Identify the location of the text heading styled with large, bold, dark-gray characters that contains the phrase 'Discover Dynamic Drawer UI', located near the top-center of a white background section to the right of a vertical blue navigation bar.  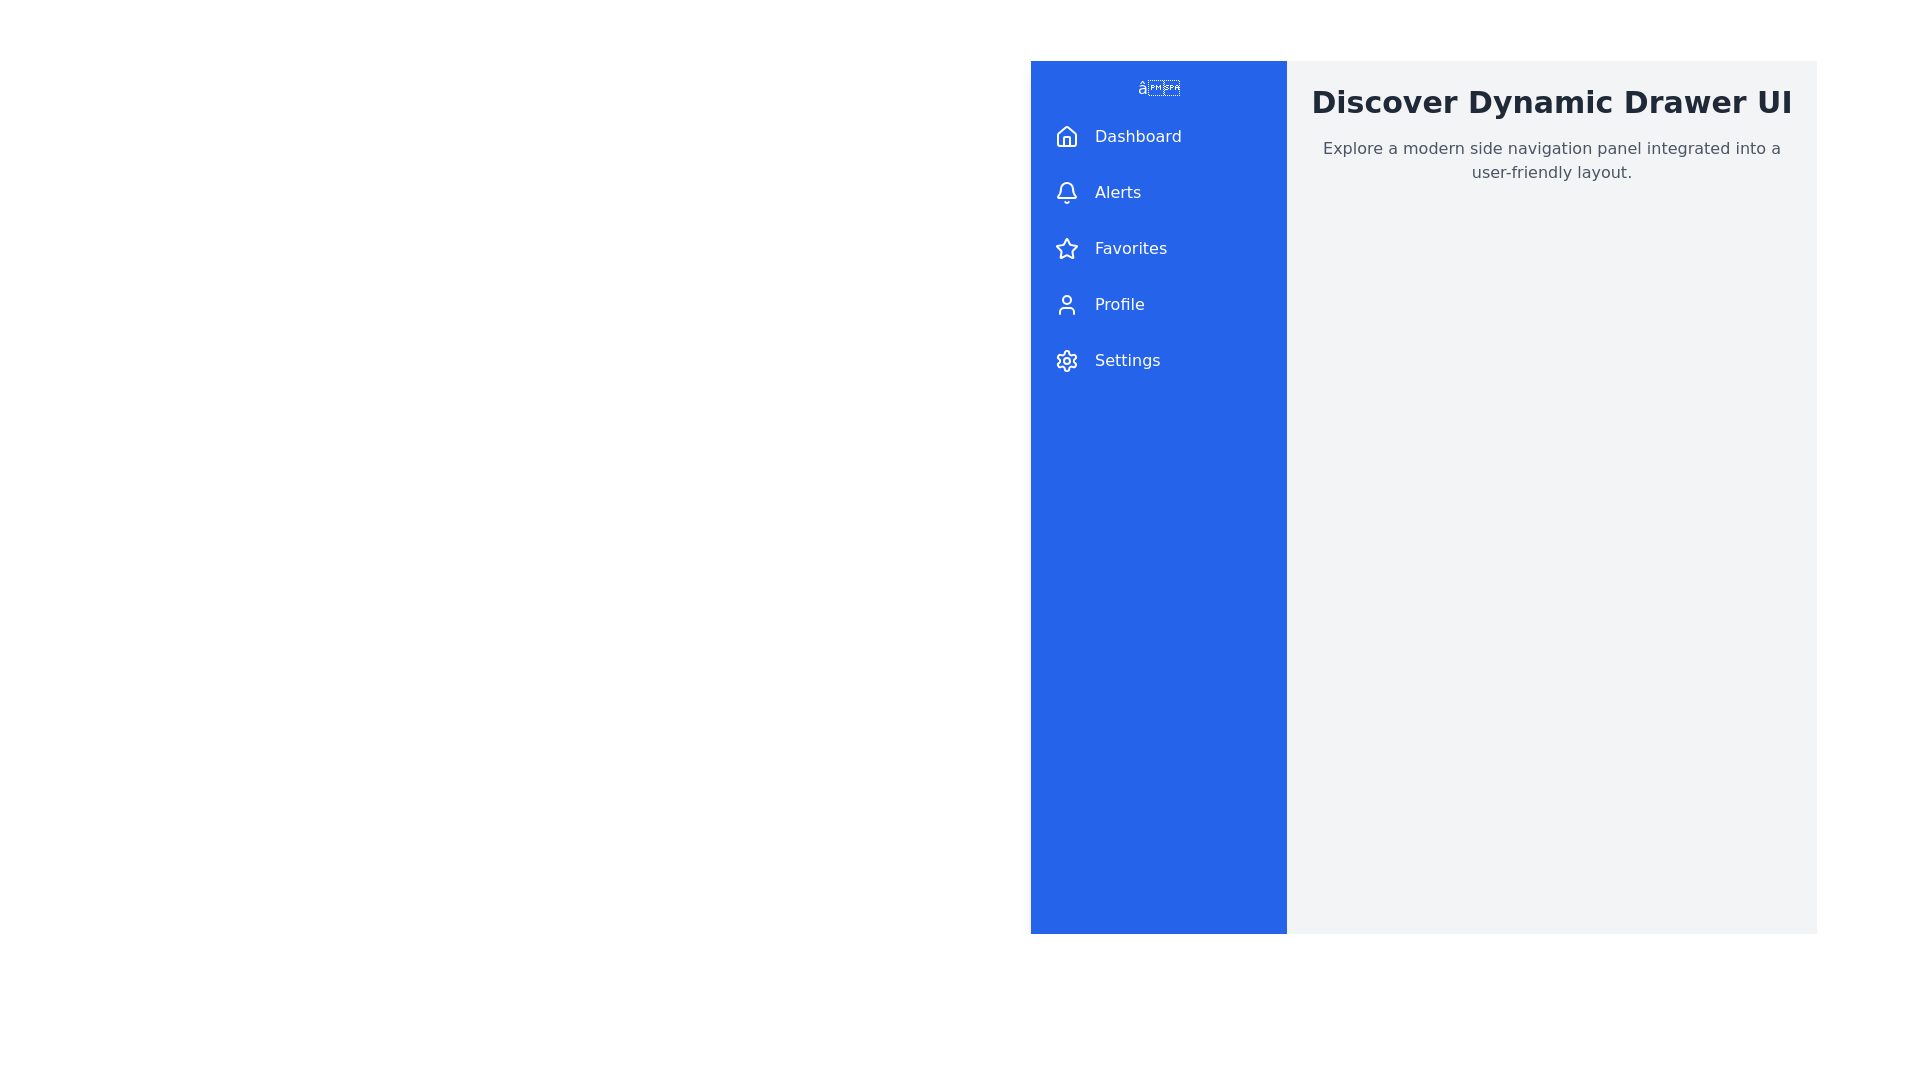
(1550, 103).